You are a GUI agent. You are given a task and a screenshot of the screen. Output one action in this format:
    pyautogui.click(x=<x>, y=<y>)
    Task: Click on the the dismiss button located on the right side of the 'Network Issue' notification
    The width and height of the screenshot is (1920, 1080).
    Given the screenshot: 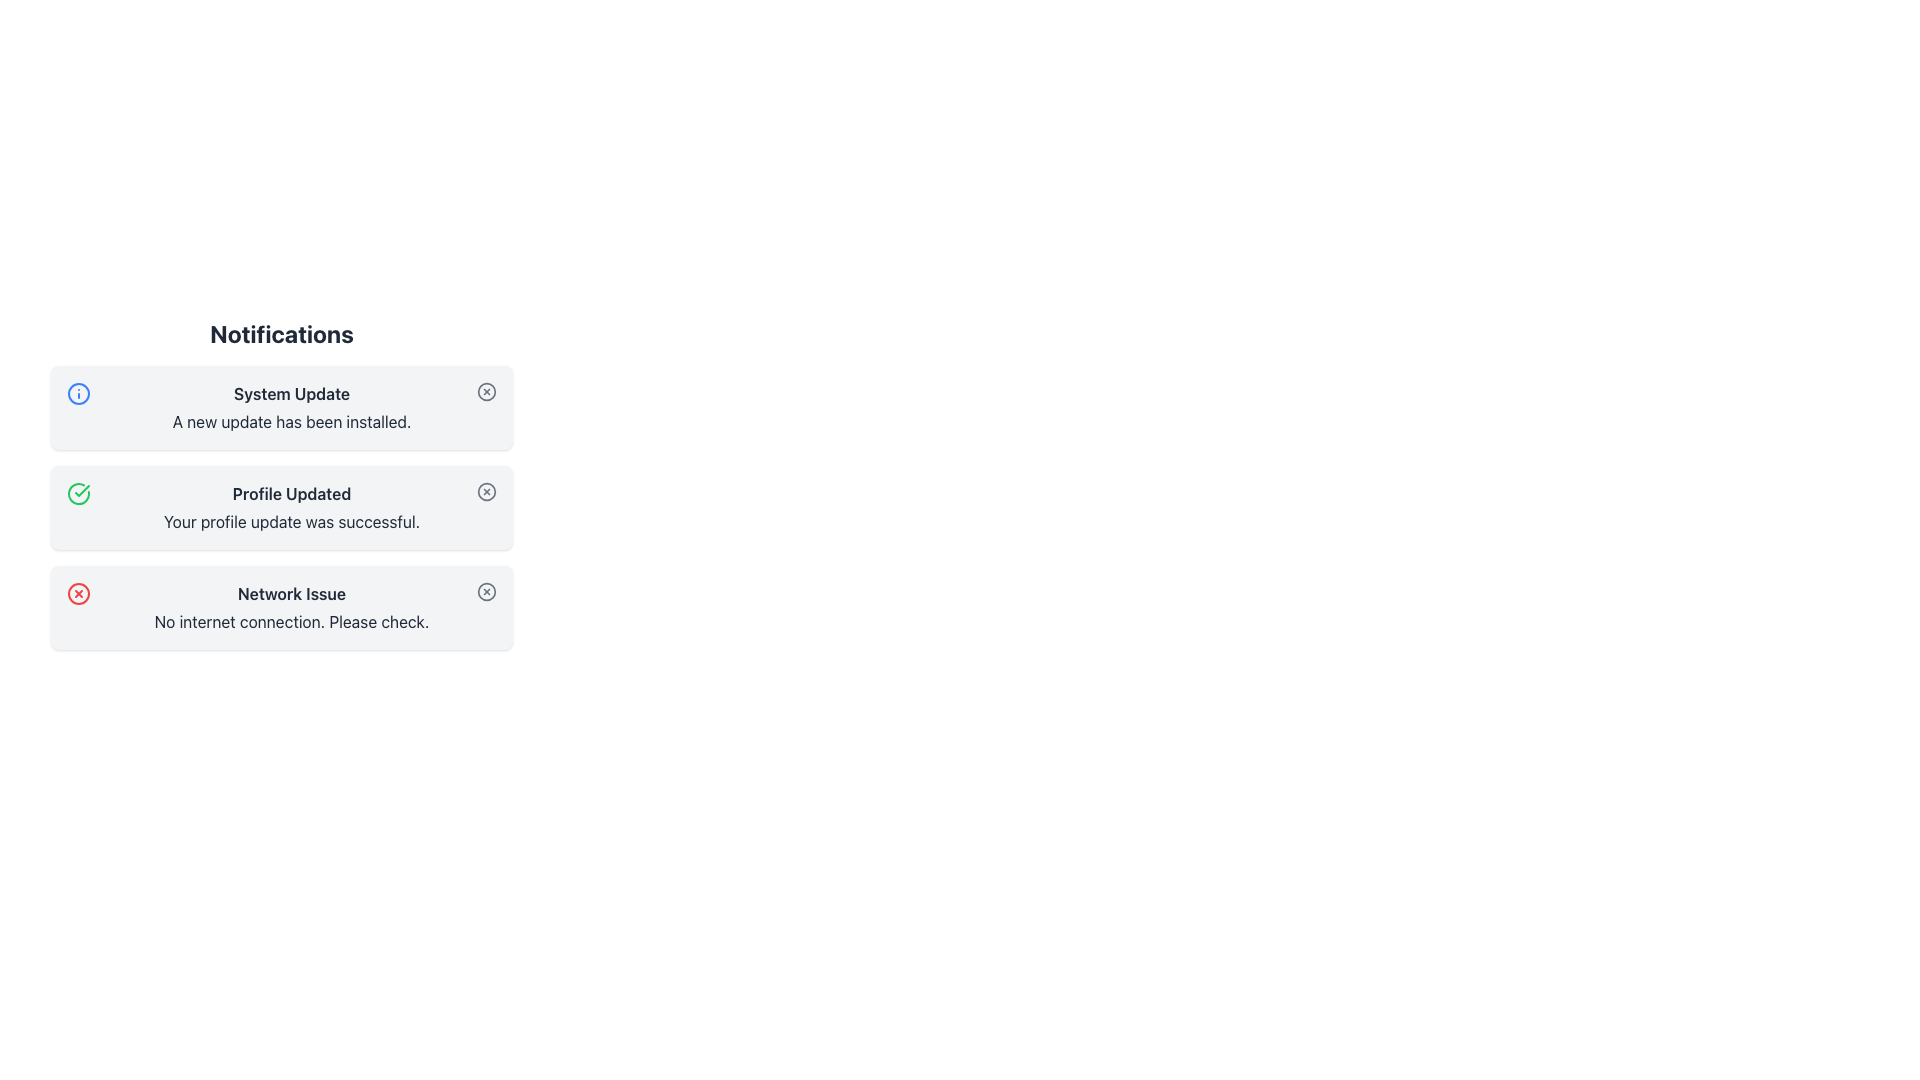 What is the action you would take?
    pyautogui.click(x=486, y=590)
    